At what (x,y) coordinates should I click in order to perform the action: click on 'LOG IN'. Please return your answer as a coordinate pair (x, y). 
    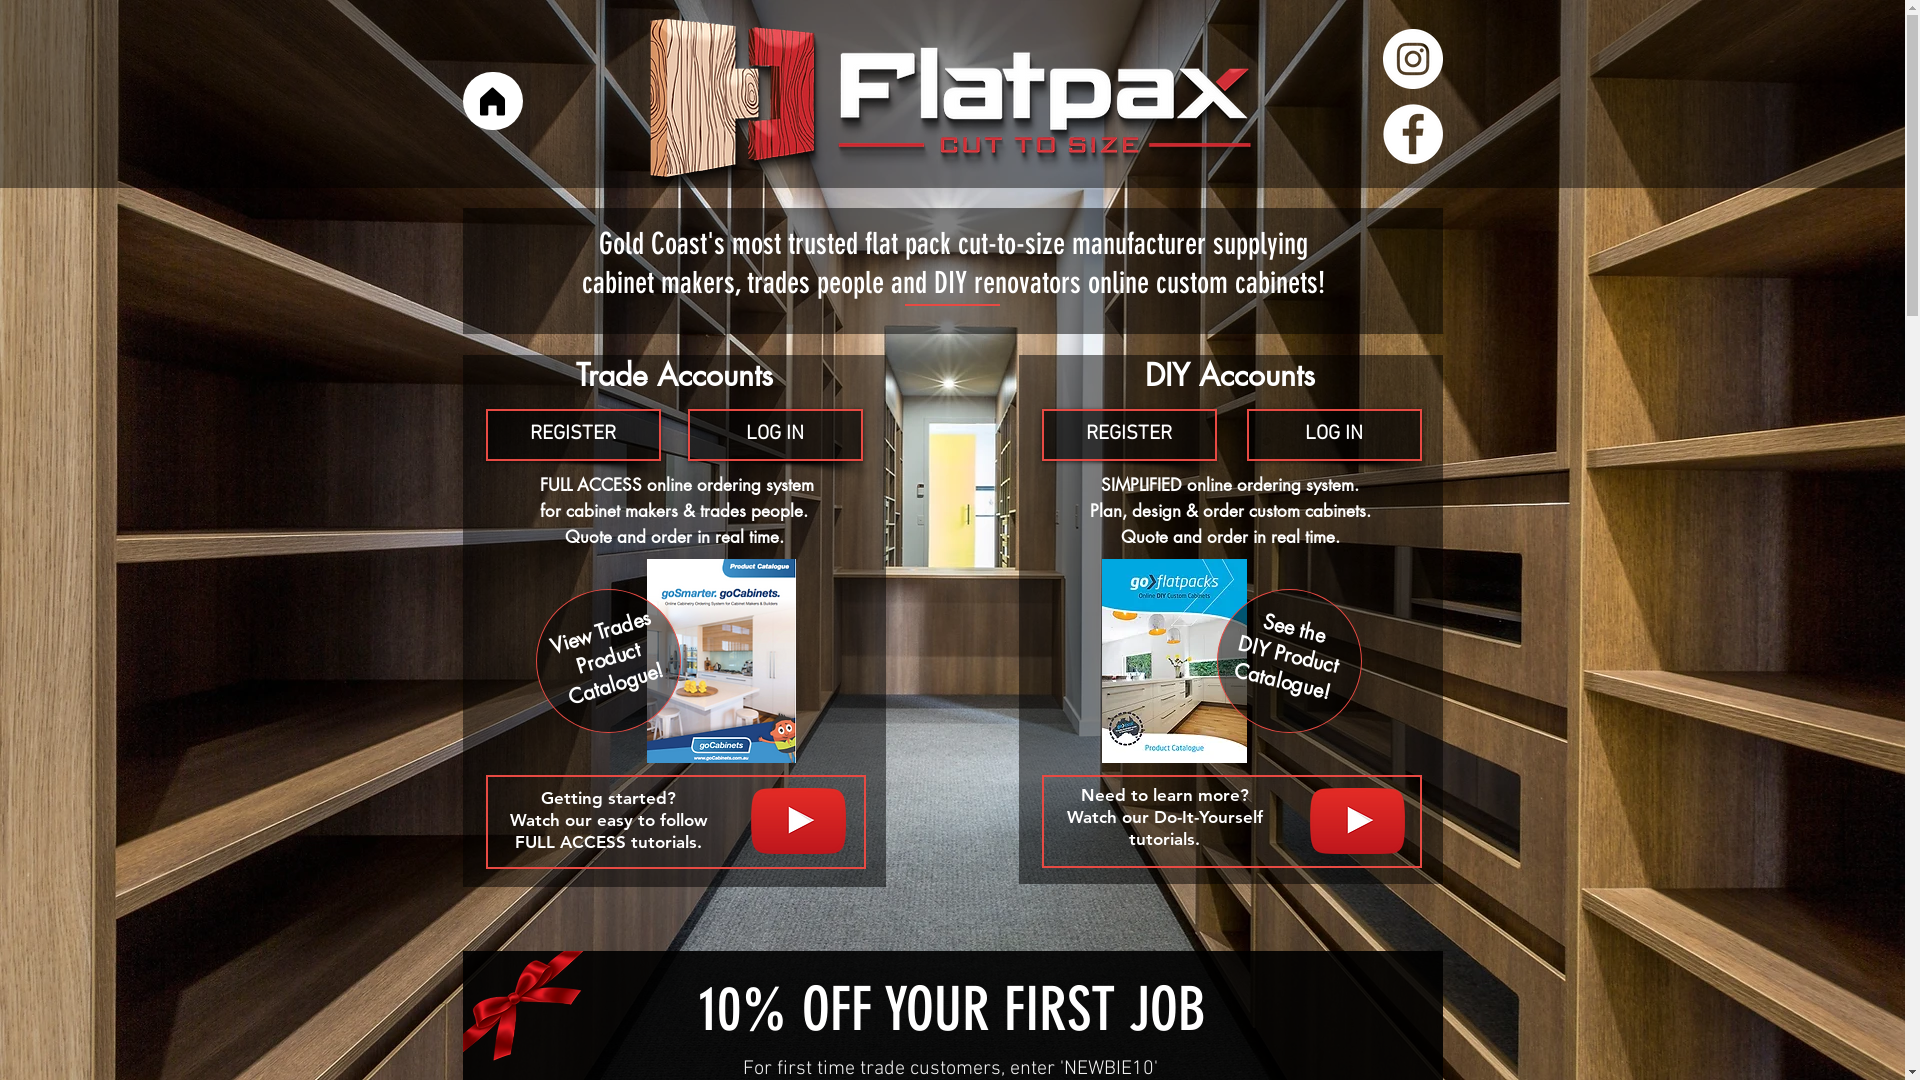
    Looking at the image, I should click on (1333, 434).